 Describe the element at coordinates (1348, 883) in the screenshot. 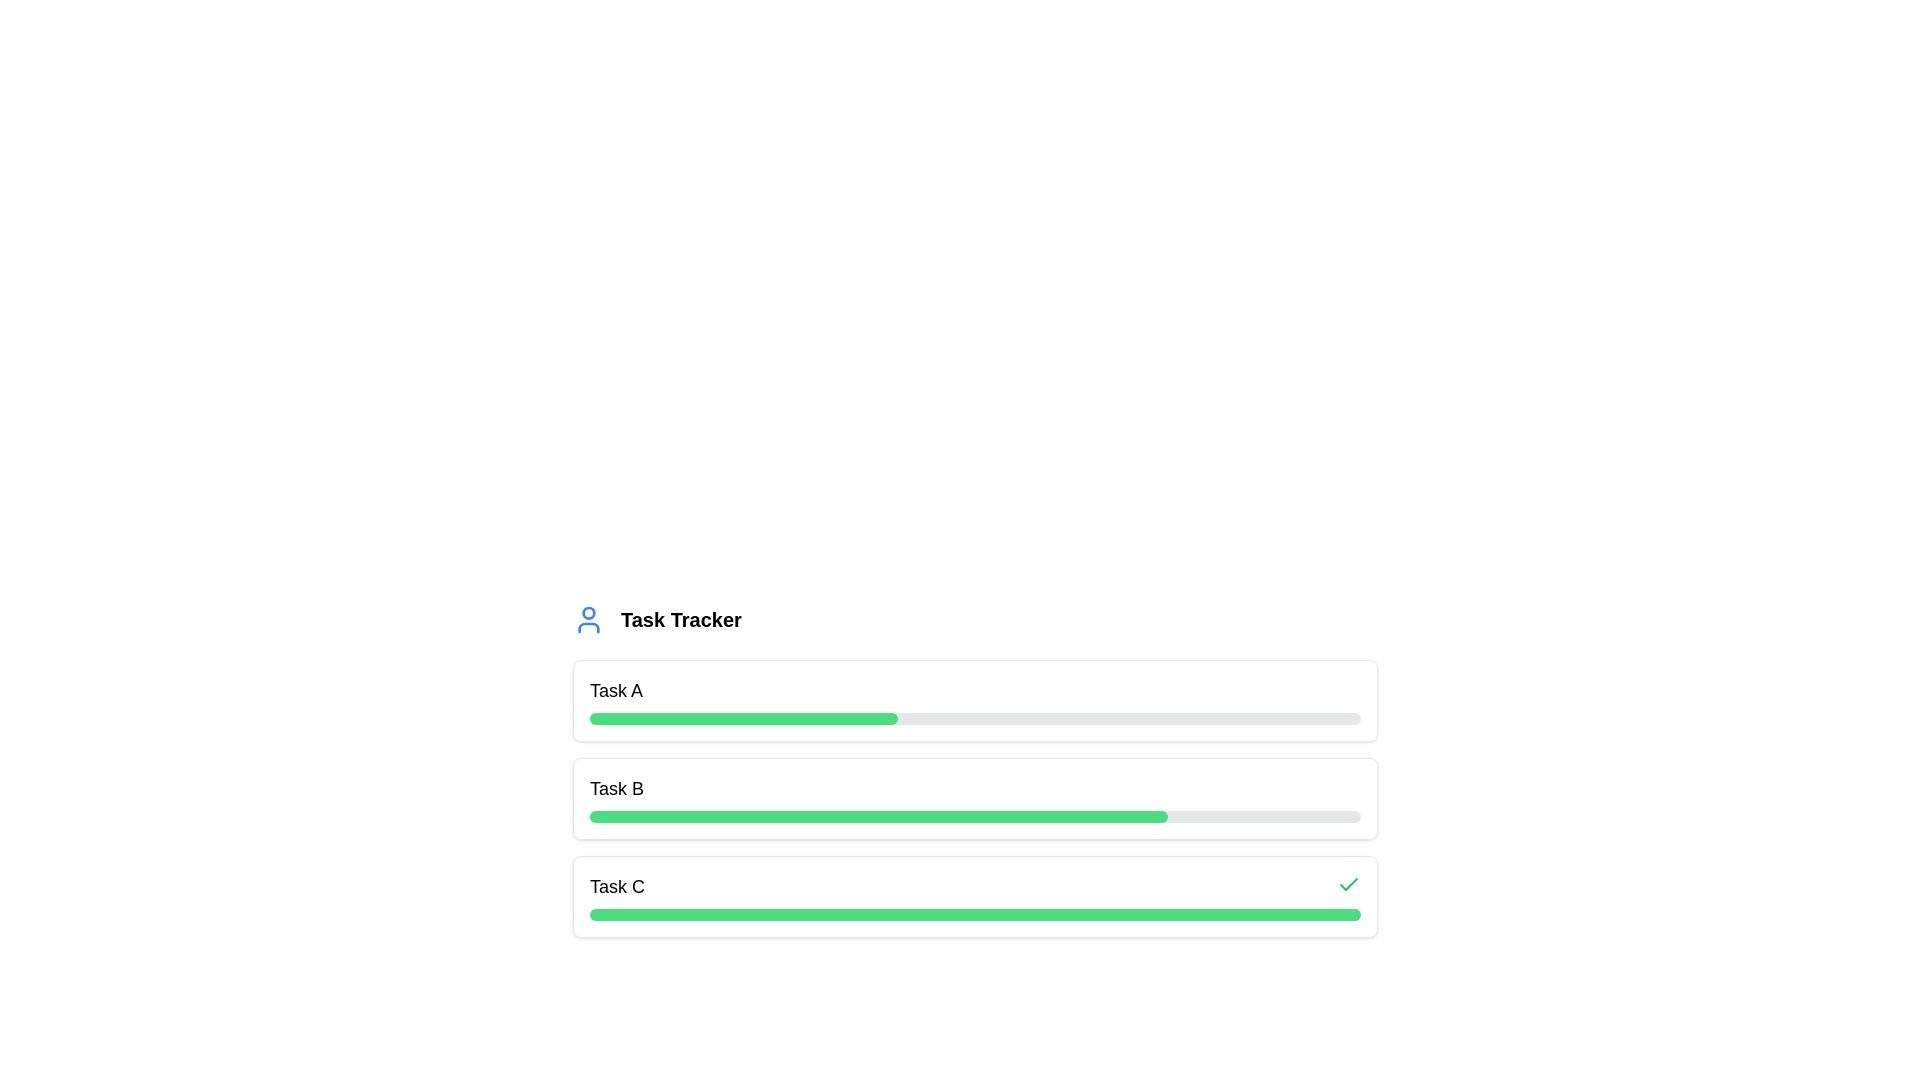

I see `the green checkmark icon that signifies completion or success, located to the far right within the row labeled 'Task C', aligned centrally with the row` at that location.